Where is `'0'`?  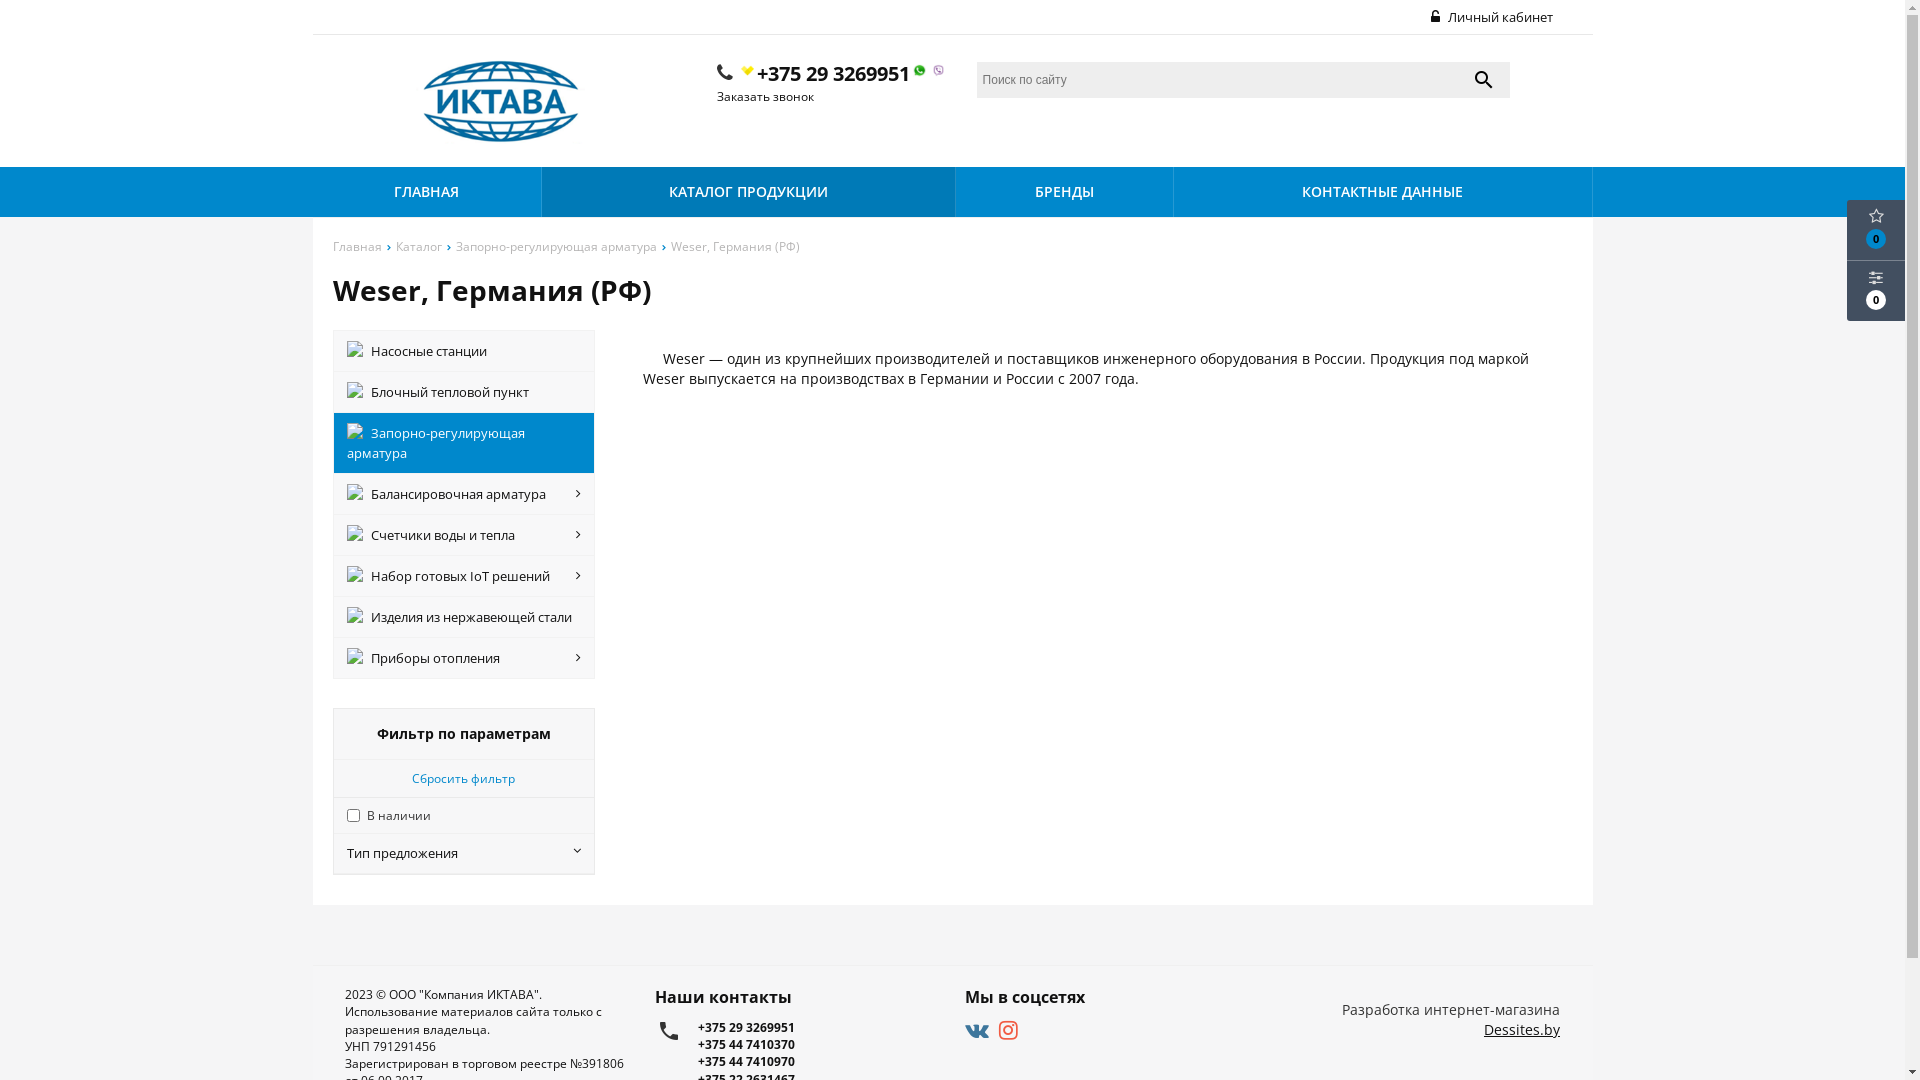 '0' is located at coordinates (1875, 229).